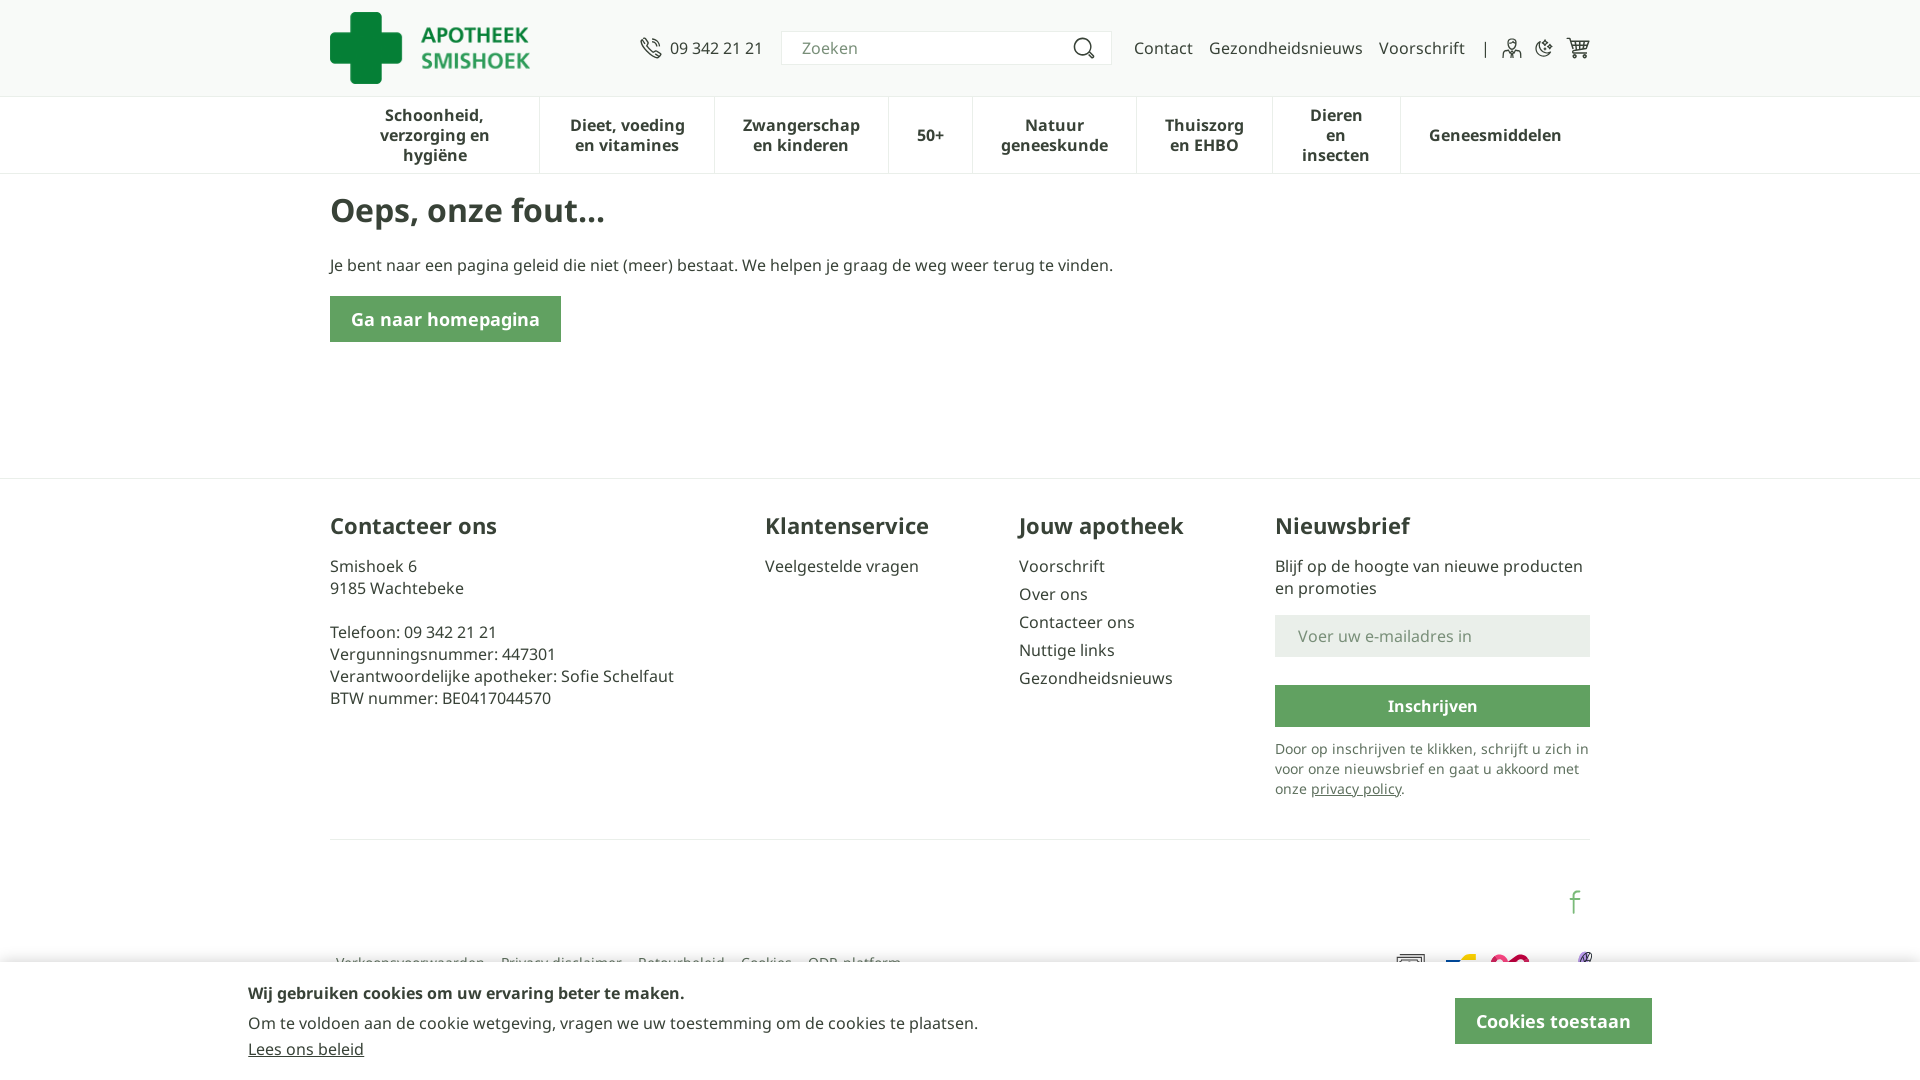 This screenshot has height=1080, width=1920. I want to click on 'Natuur geneeskunde', so click(1053, 132).